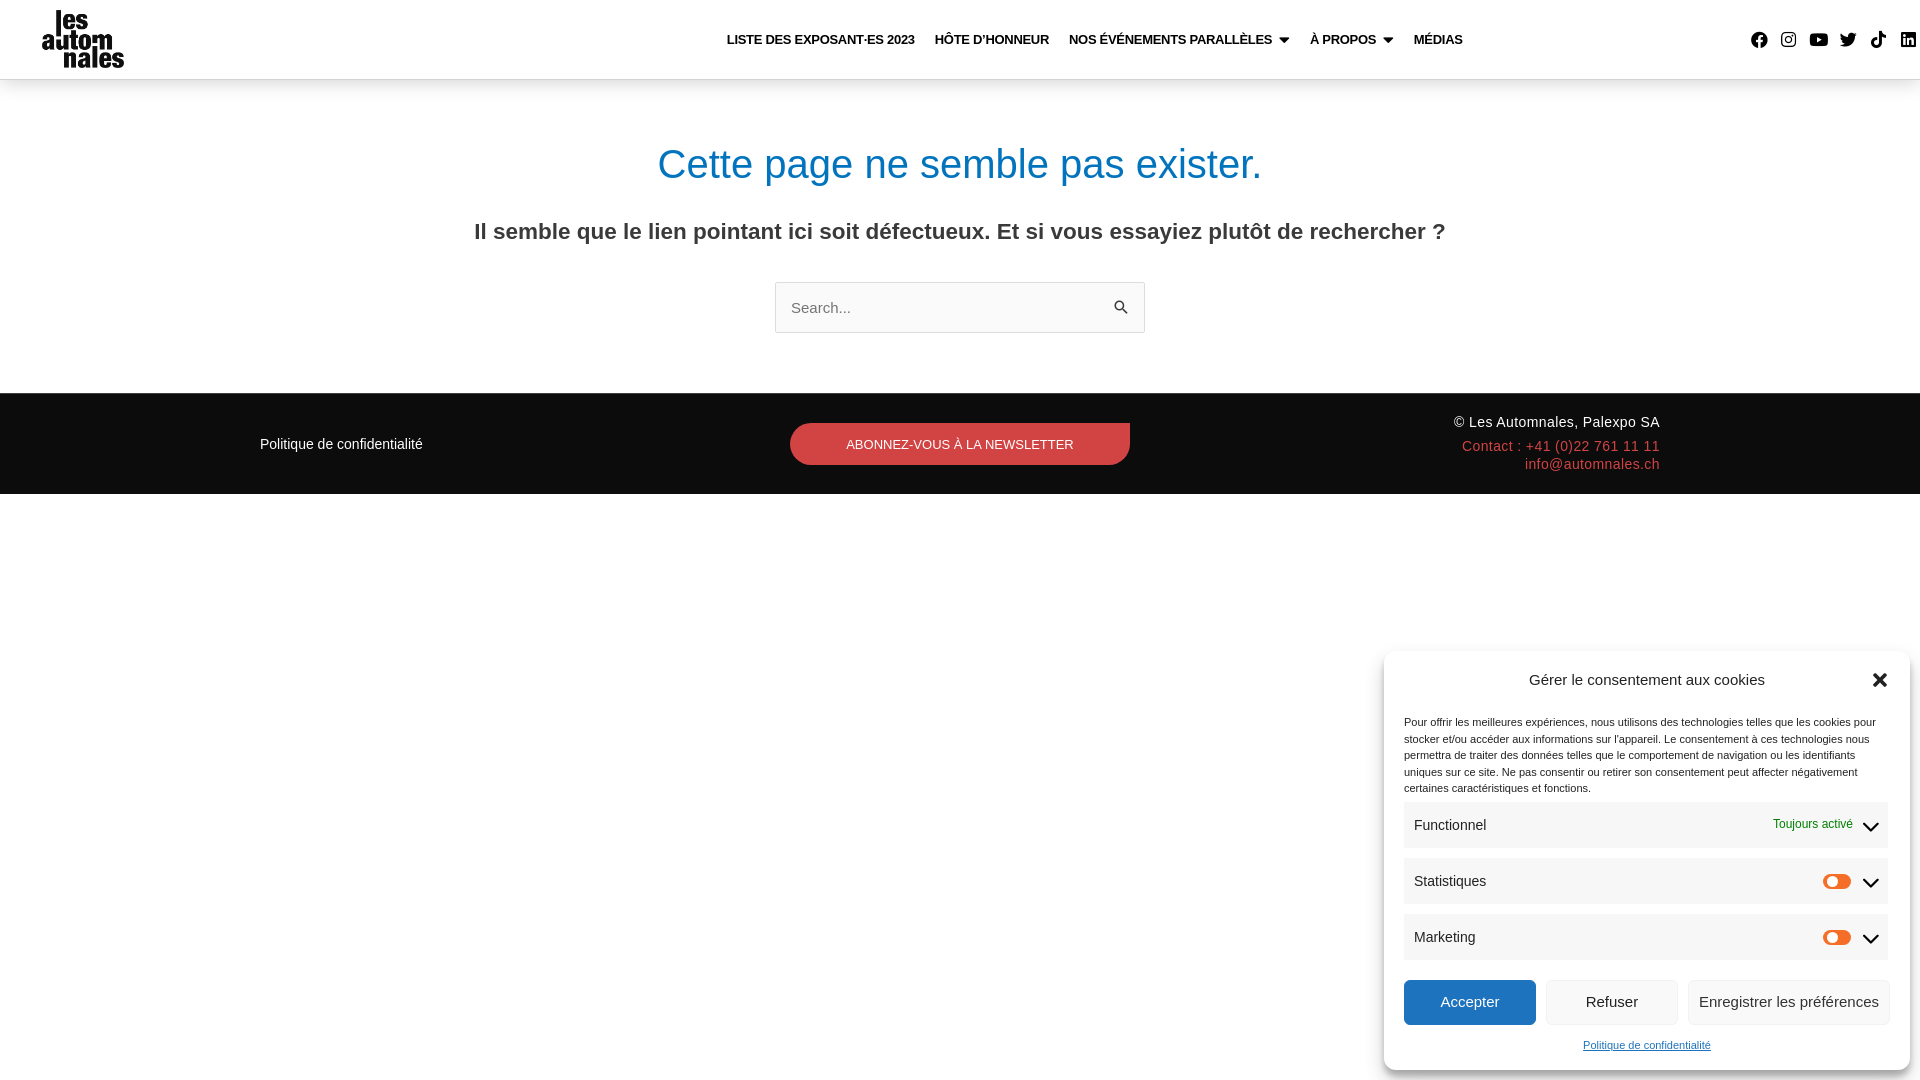  Describe the element at coordinates (1591, 463) in the screenshot. I see `'info@automnales.ch'` at that location.